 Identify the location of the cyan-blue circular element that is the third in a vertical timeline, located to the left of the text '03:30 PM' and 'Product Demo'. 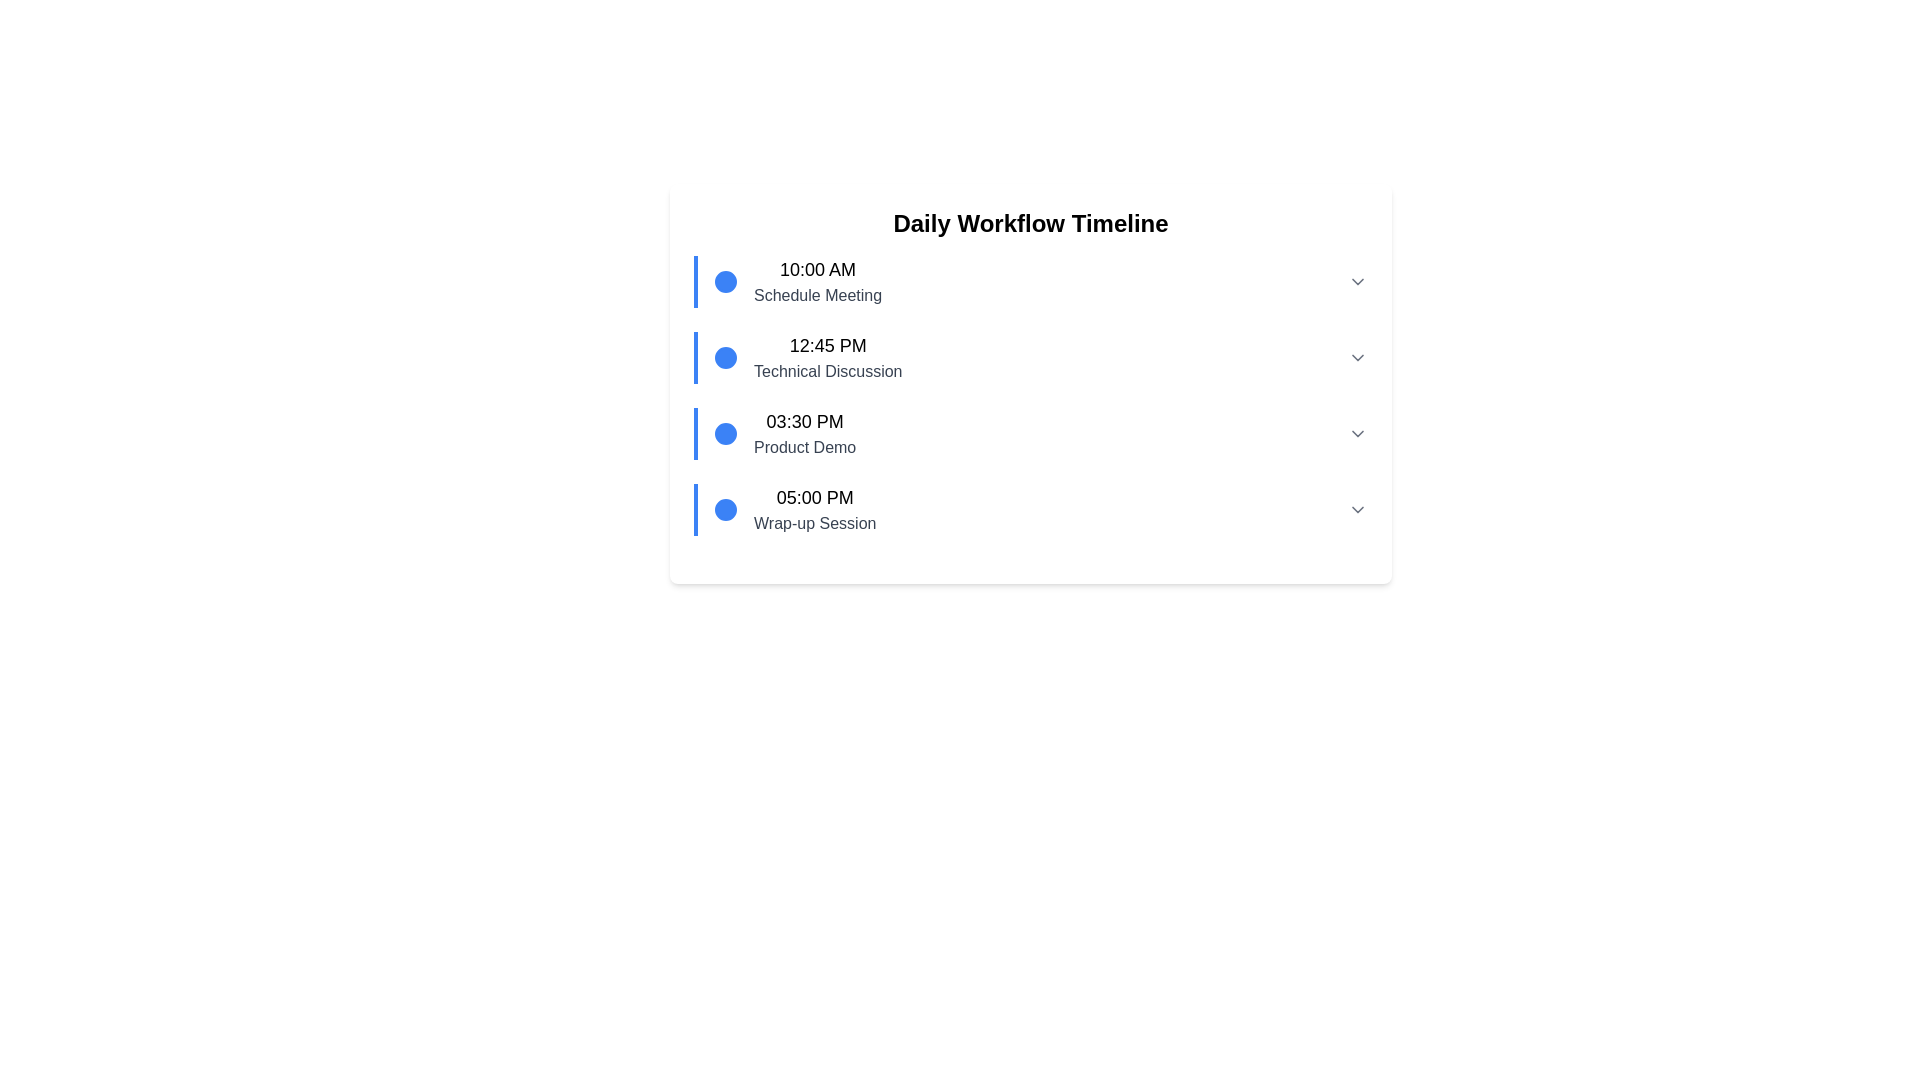
(724, 433).